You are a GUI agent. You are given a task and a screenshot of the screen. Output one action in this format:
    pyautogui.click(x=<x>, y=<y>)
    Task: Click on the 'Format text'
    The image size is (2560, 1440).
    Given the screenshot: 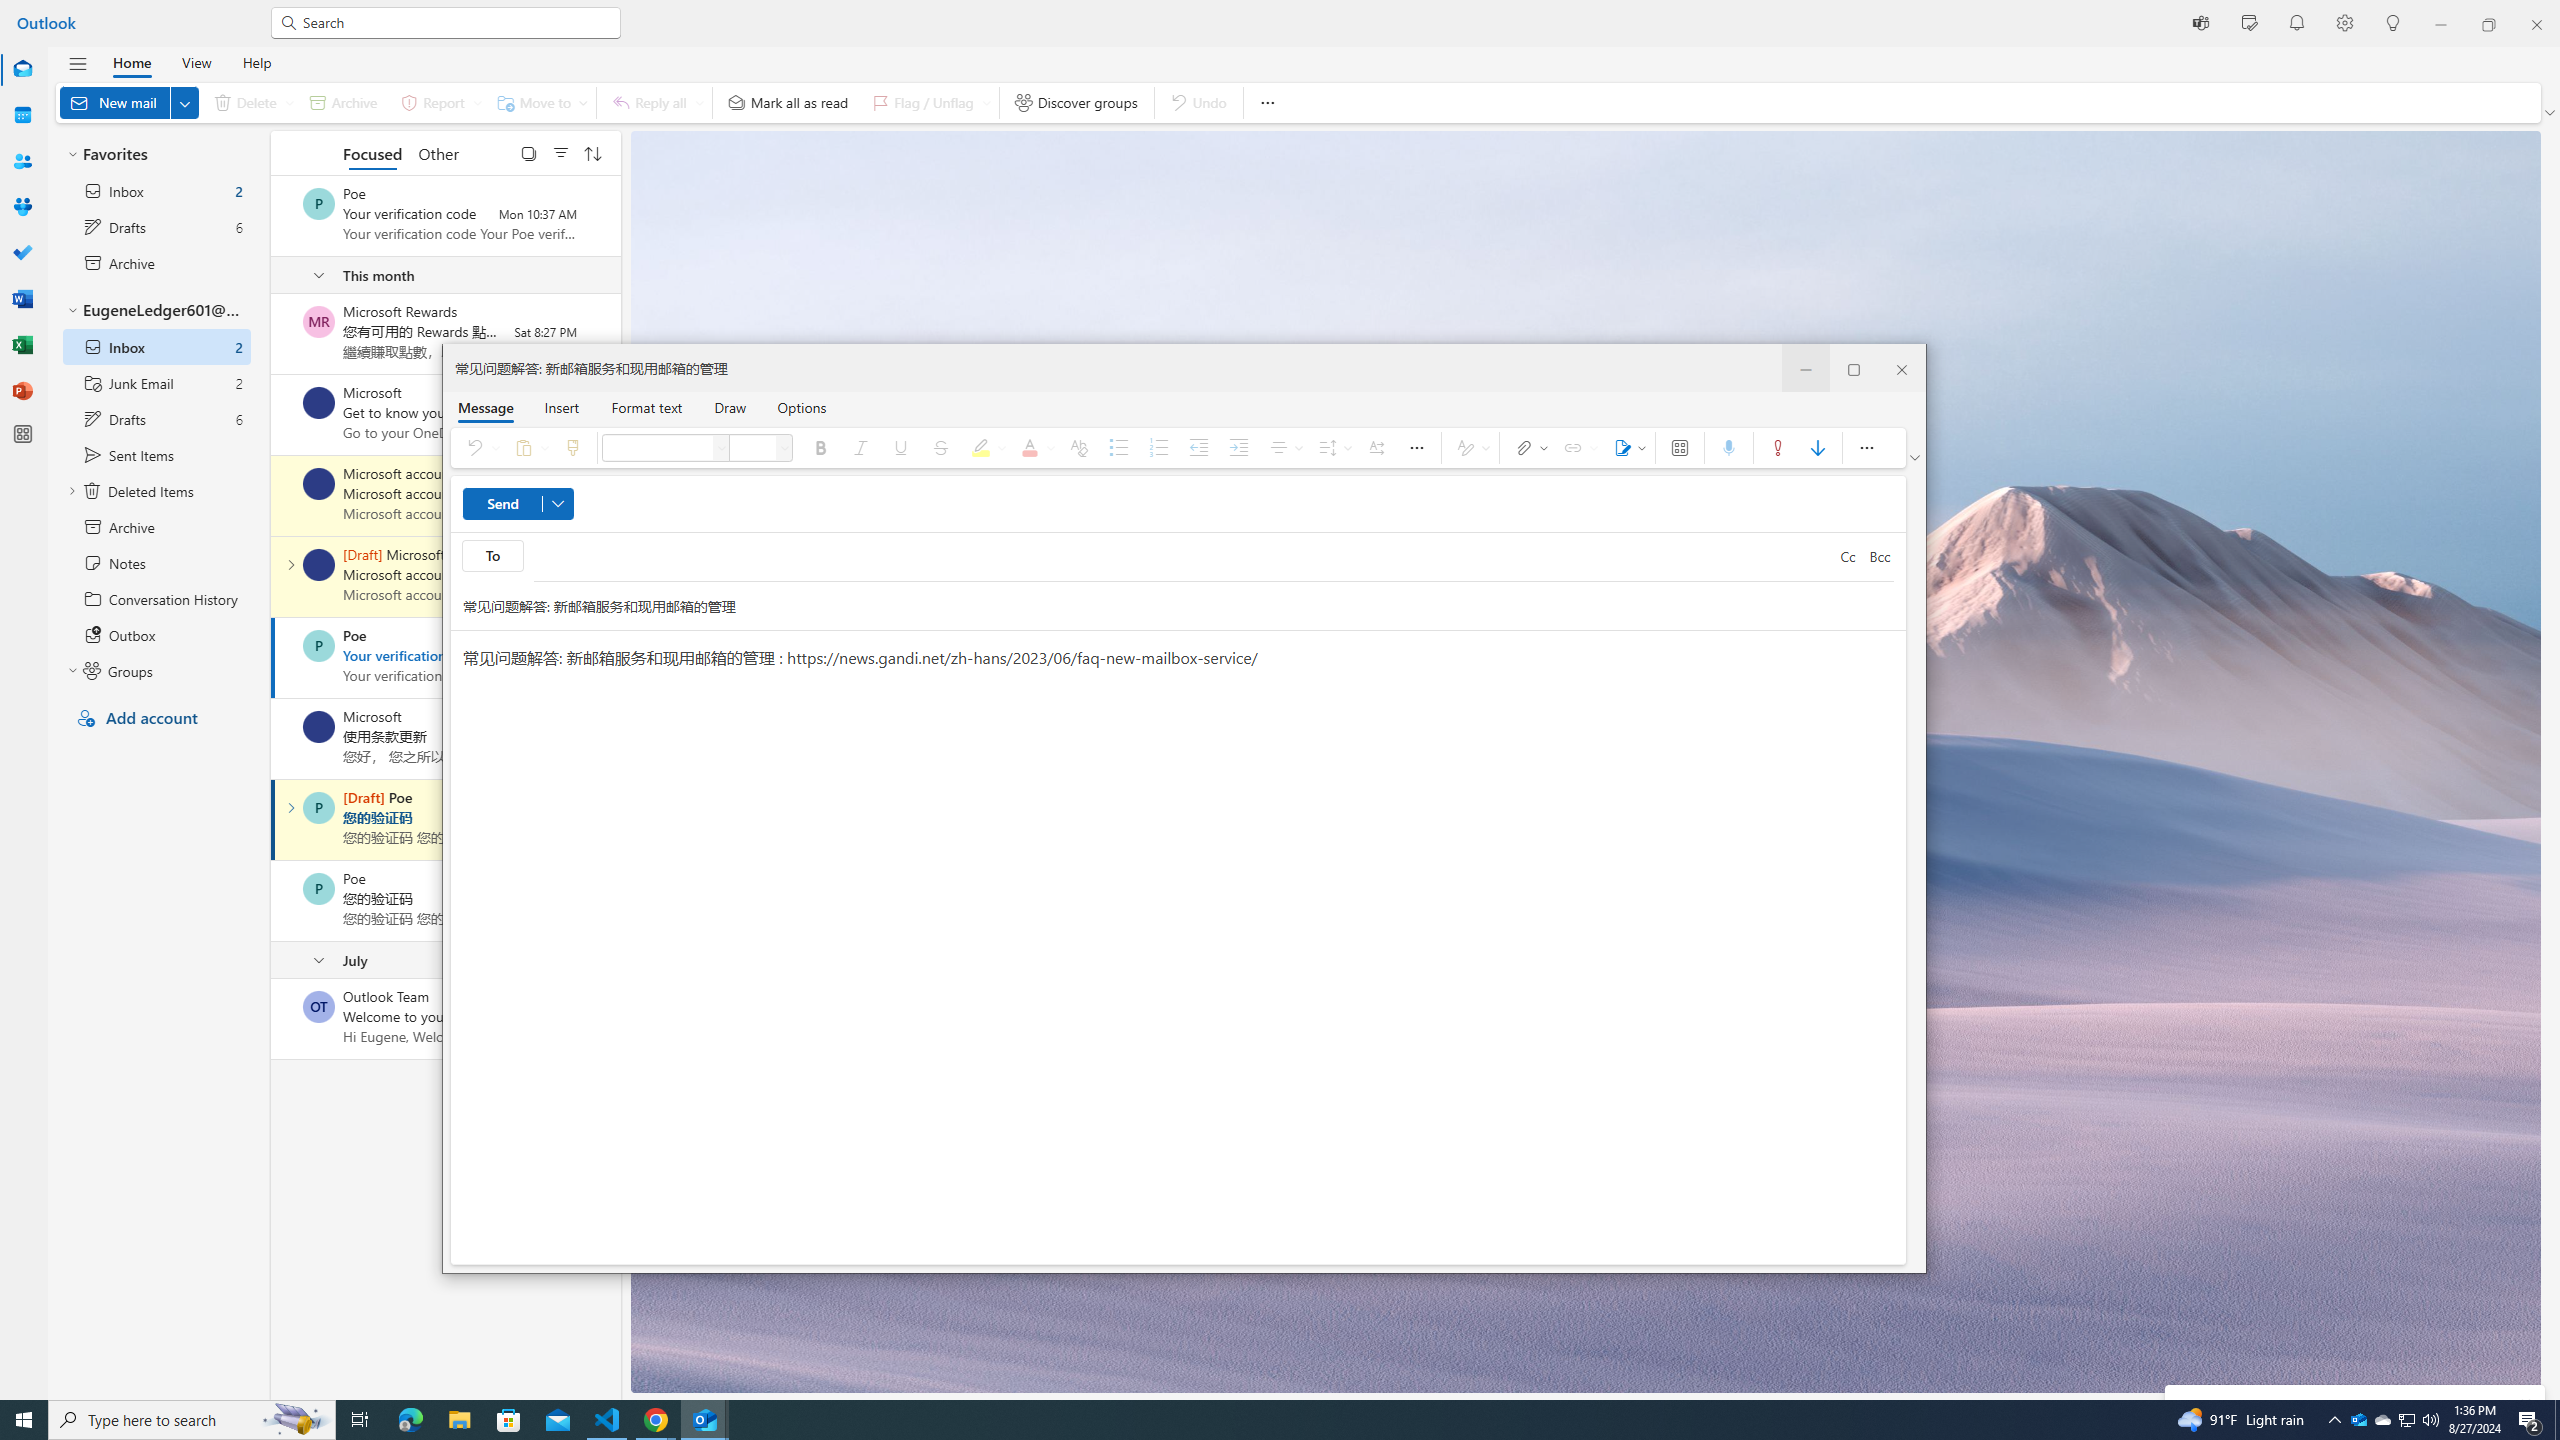 What is the action you would take?
    pyautogui.click(x=647, y=406)
    